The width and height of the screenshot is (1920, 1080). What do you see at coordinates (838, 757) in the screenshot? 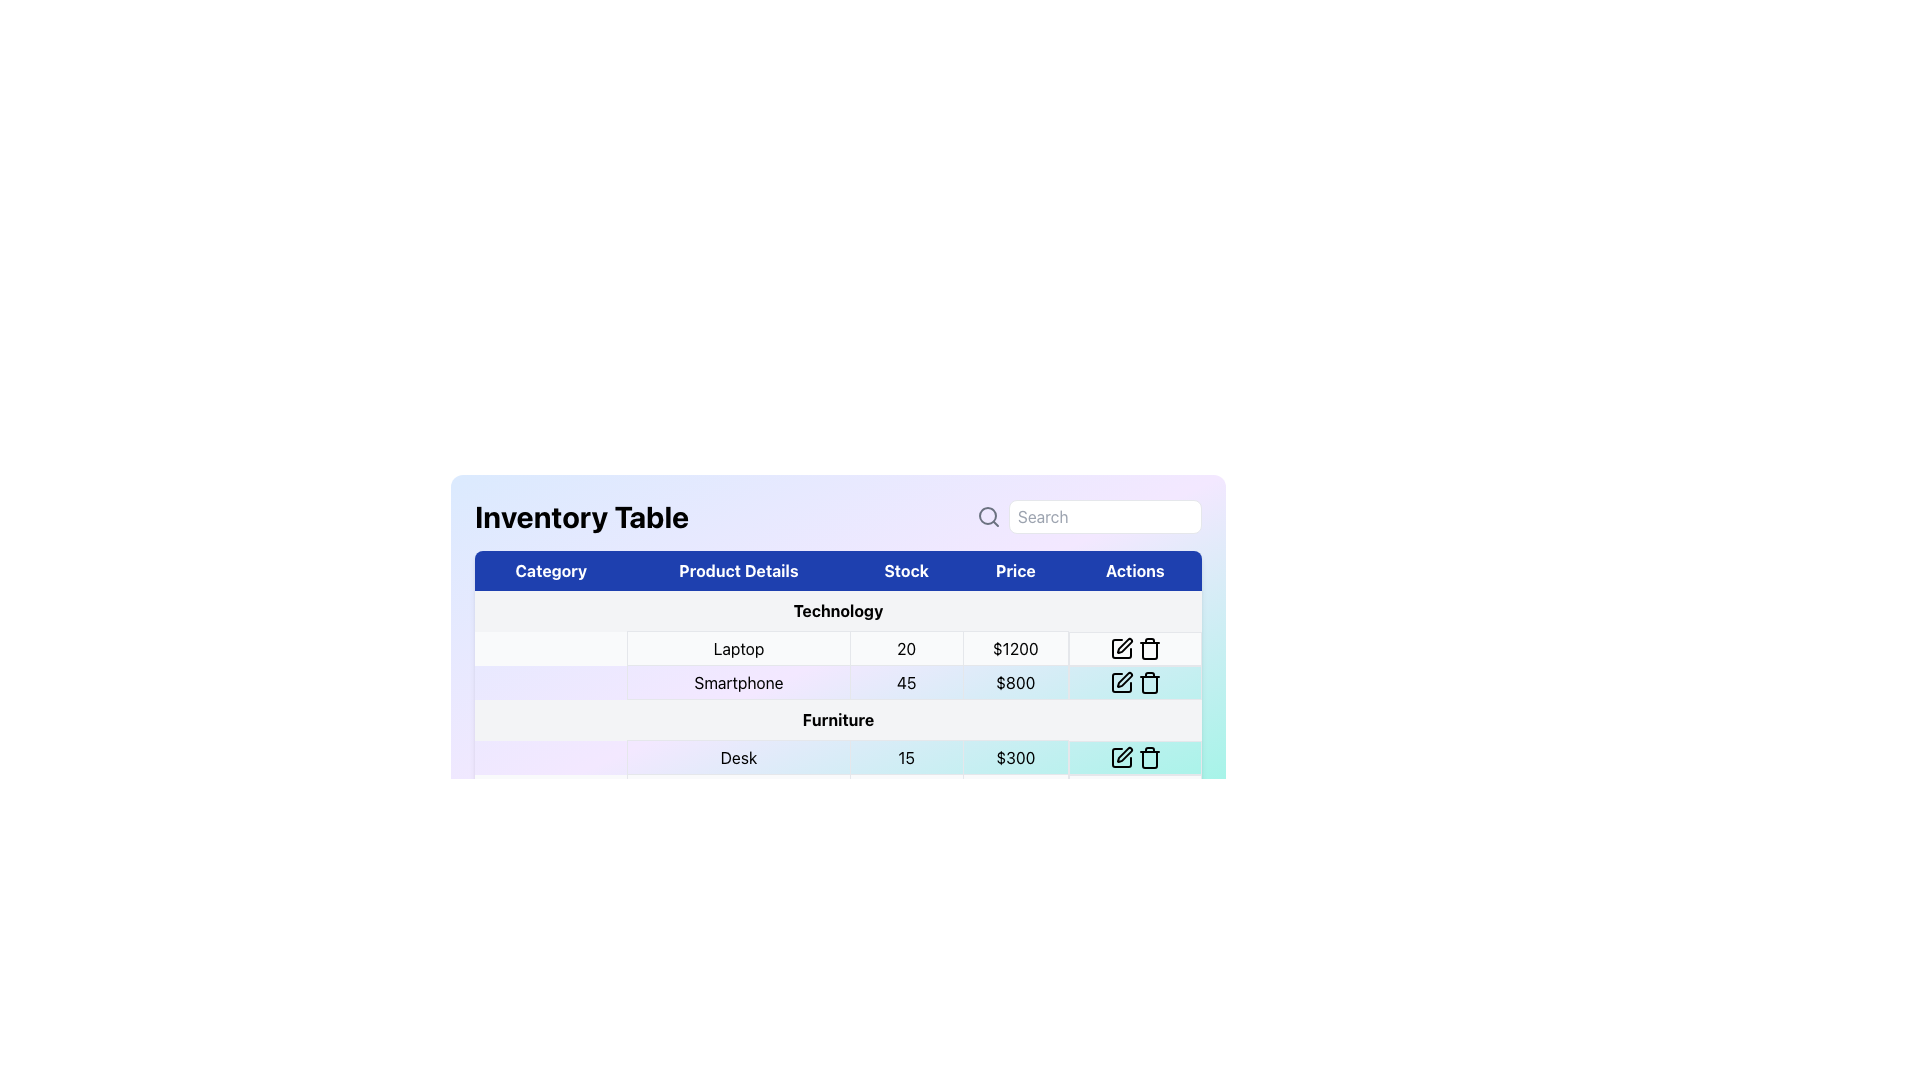
I see `the last row of the table under the 'Furniture' category` at bounding box center [838, 757].